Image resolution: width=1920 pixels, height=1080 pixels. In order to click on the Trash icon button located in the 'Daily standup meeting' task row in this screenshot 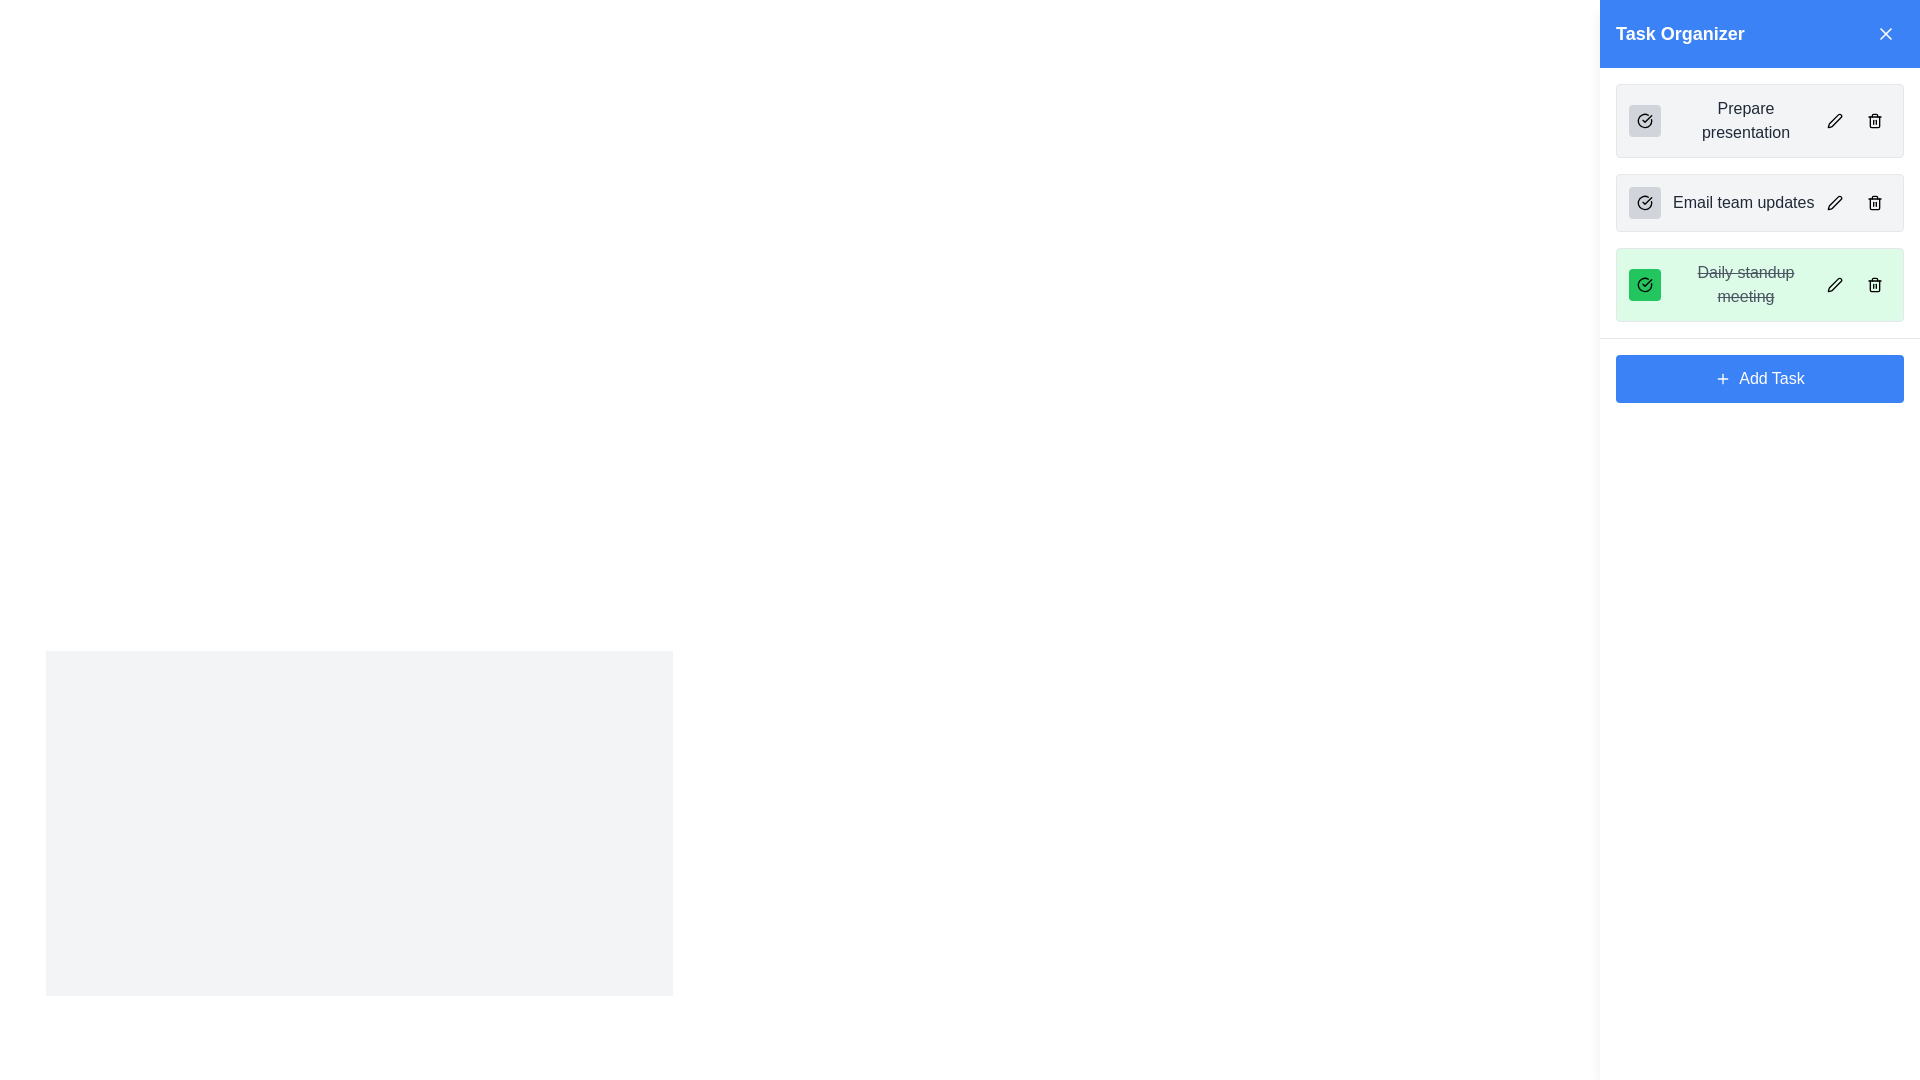, I will do `click(1874, 285)`.